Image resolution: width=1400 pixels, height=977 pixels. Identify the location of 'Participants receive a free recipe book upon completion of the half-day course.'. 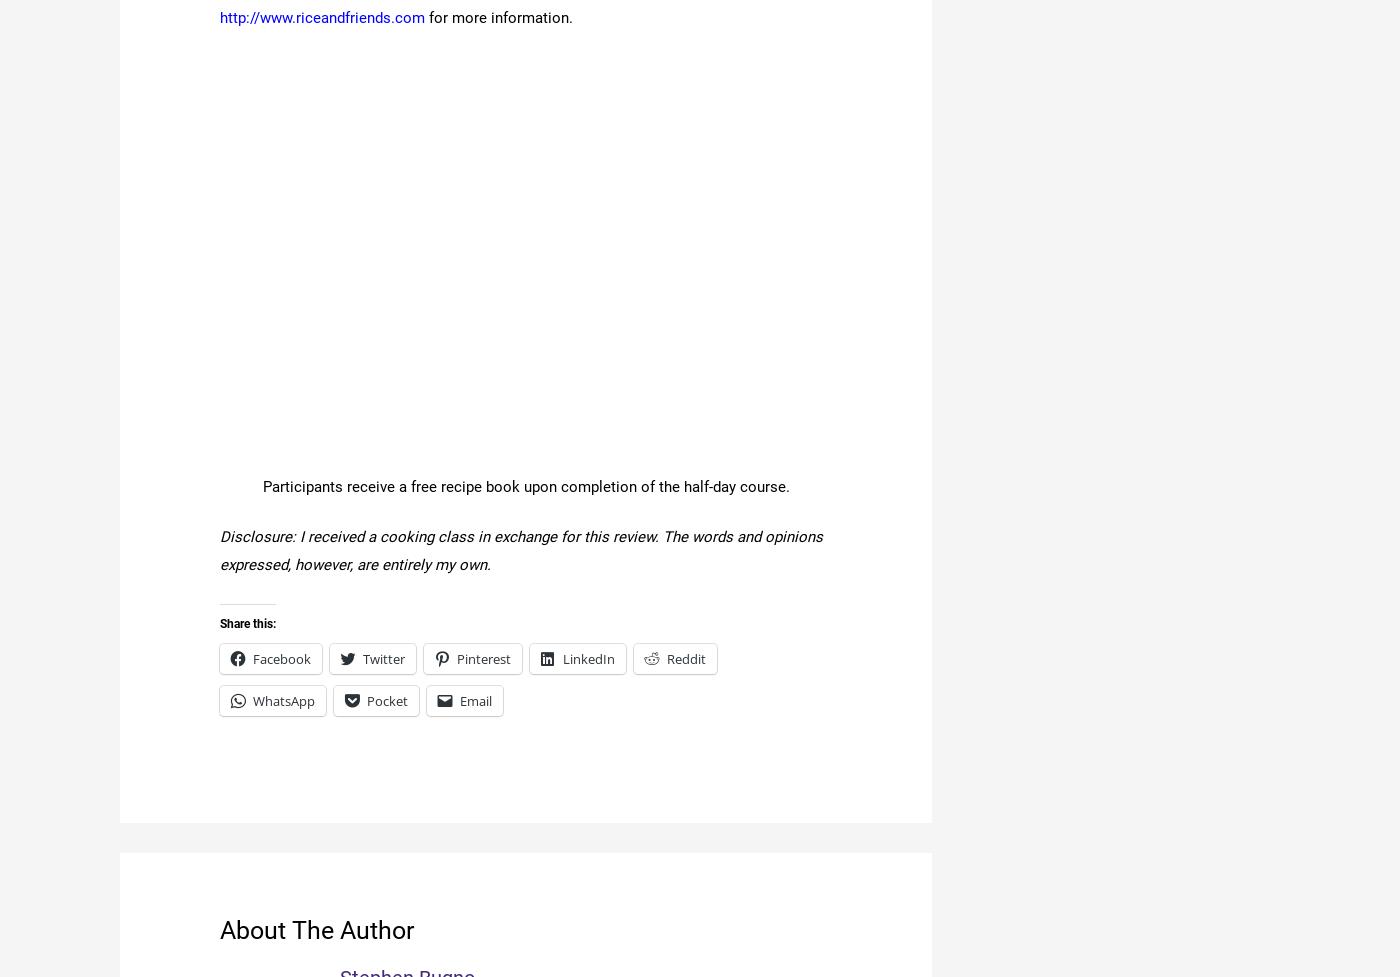
(525, 487).